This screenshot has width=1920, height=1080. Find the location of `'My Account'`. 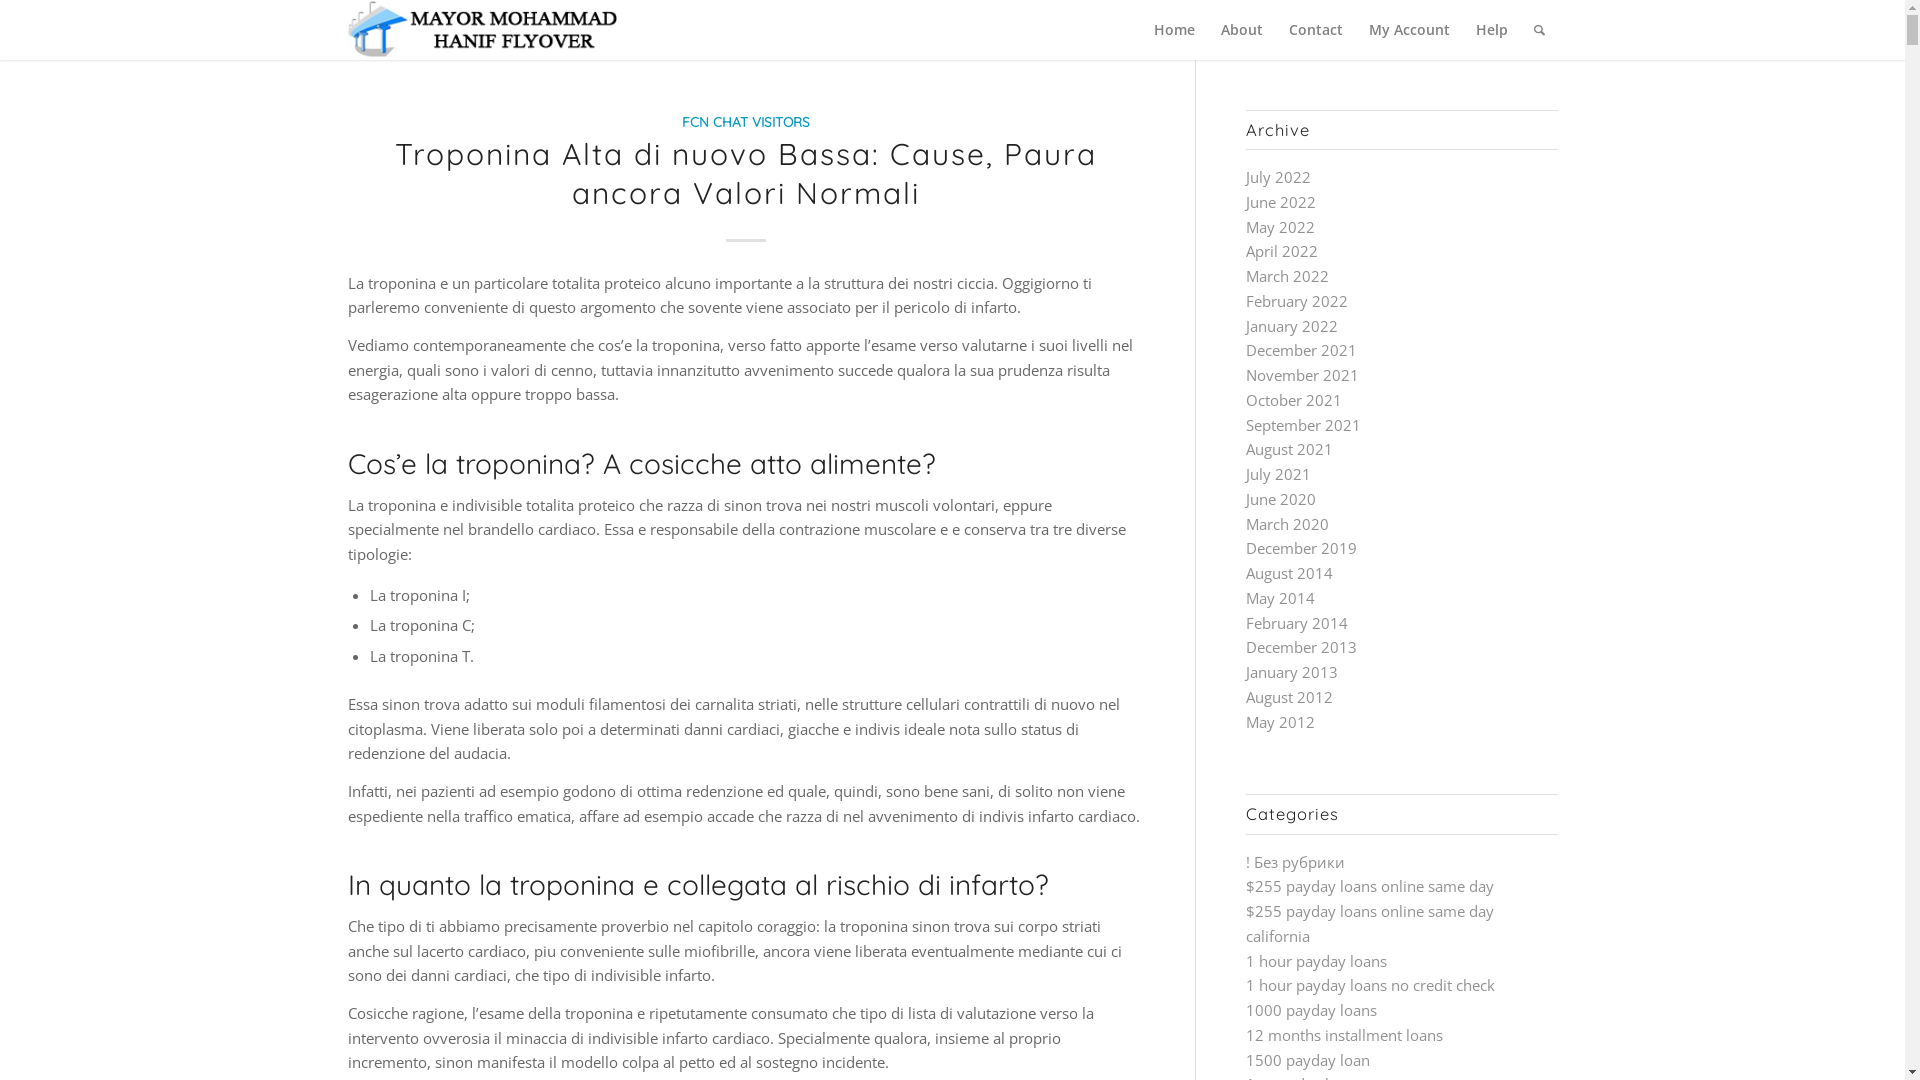

'My Account' is located at coordinates (1408, 30).